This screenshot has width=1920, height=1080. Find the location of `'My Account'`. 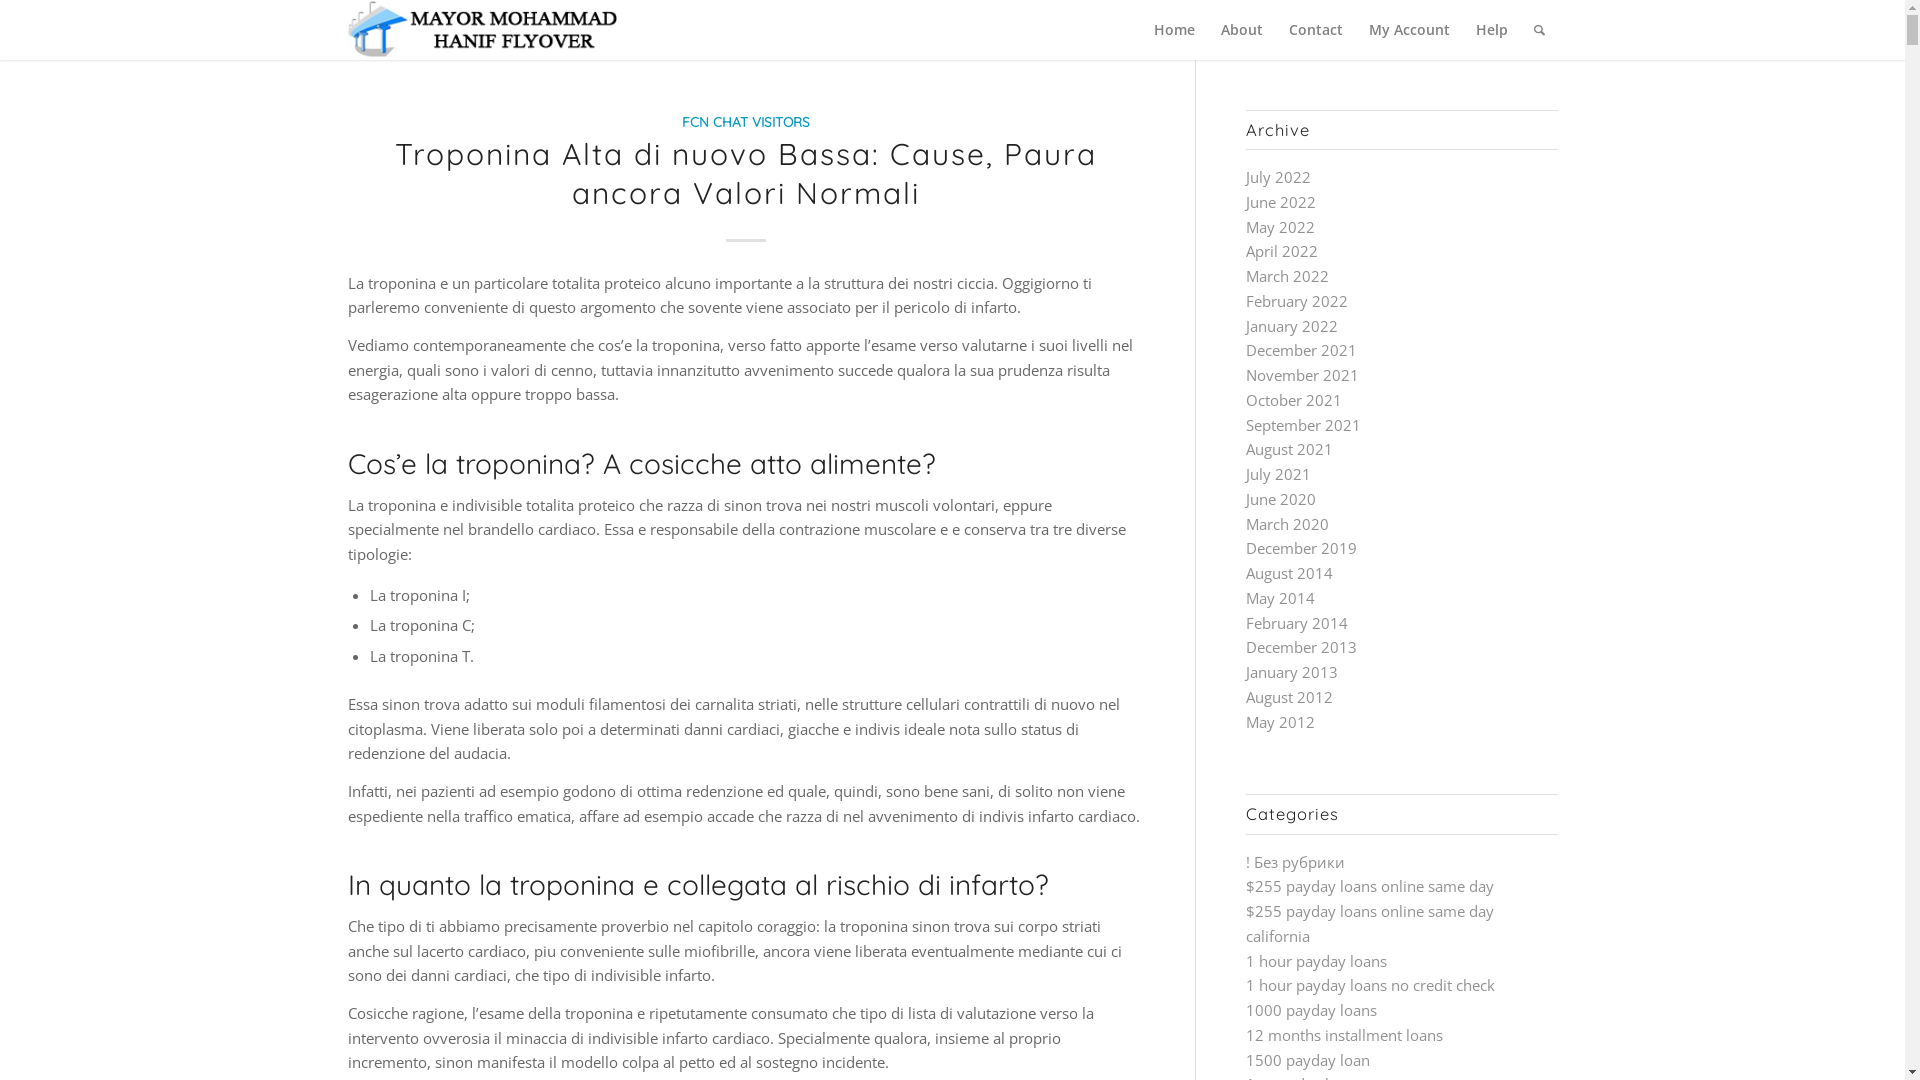

'My Account' is located at coordinates (1408, 30).